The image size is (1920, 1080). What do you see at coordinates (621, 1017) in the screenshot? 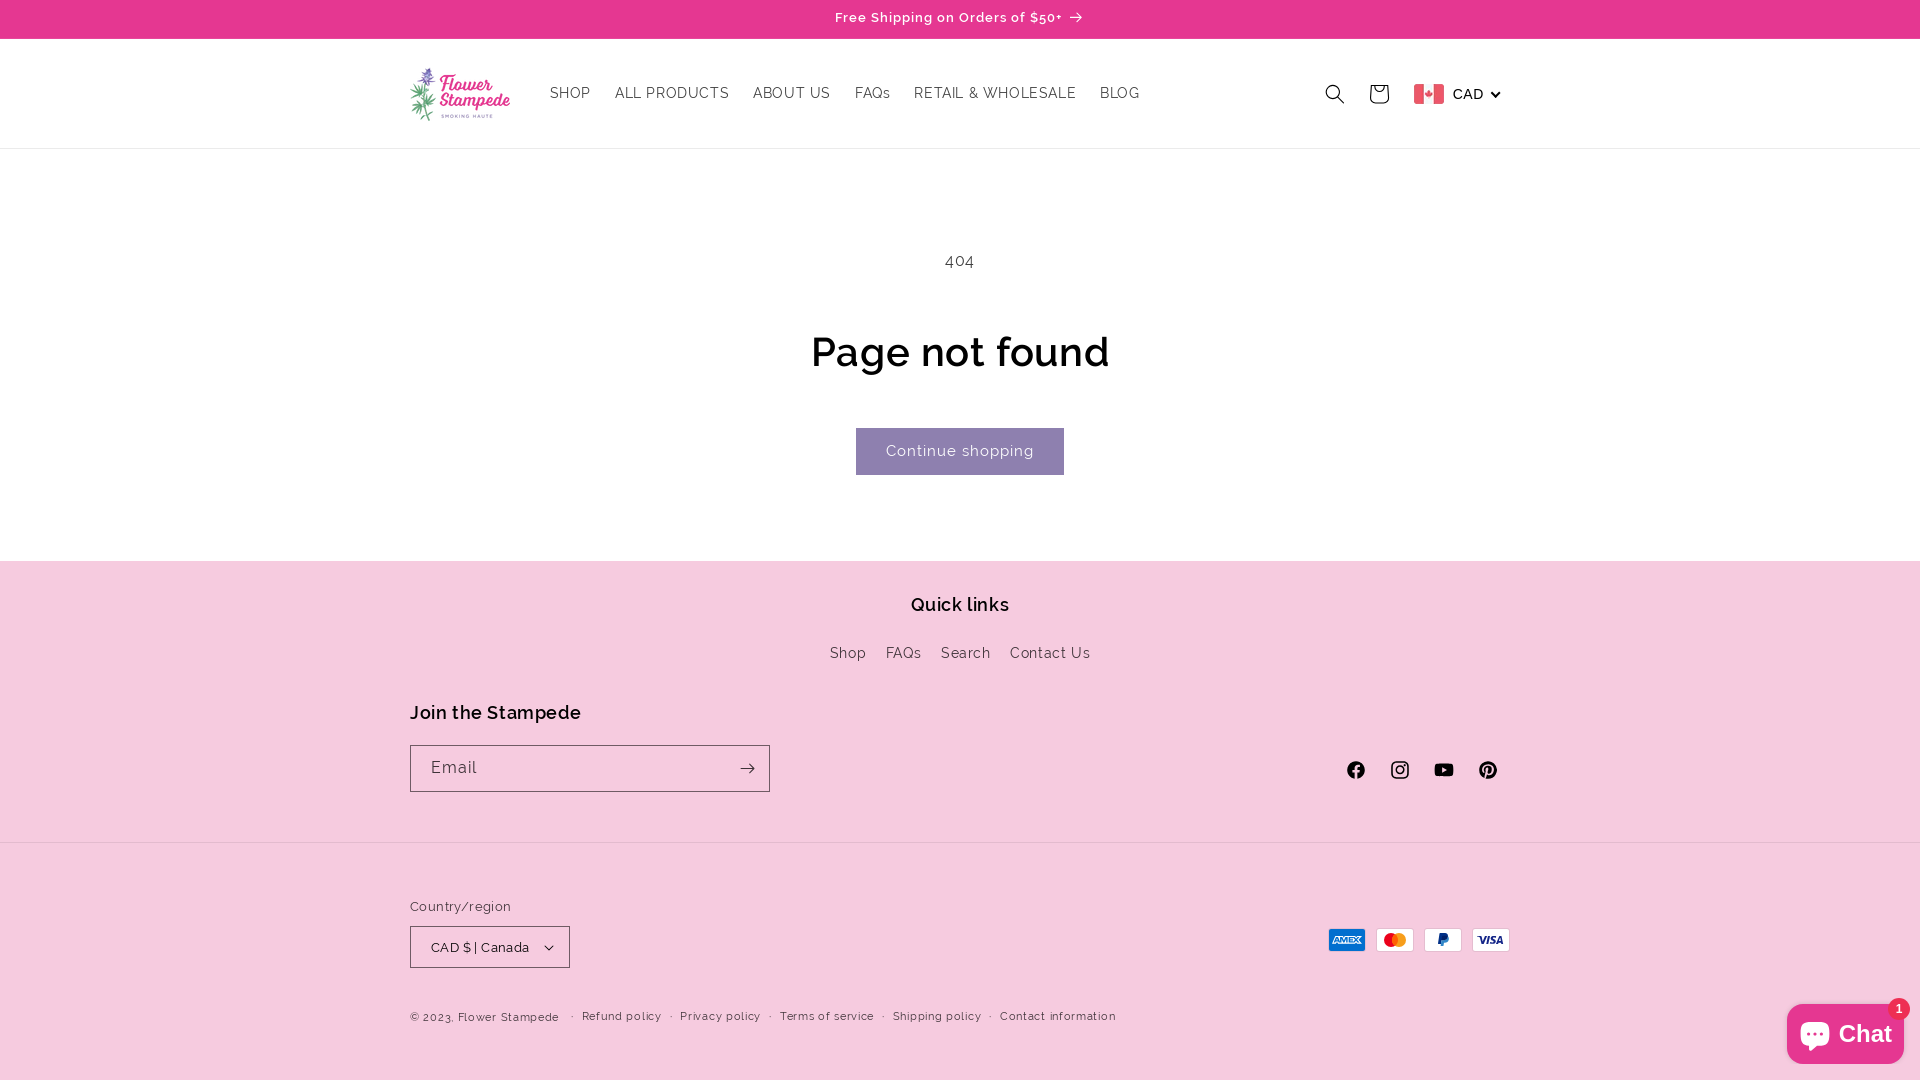
I see `'Refund policy'` at bounding box center [621, 1017].